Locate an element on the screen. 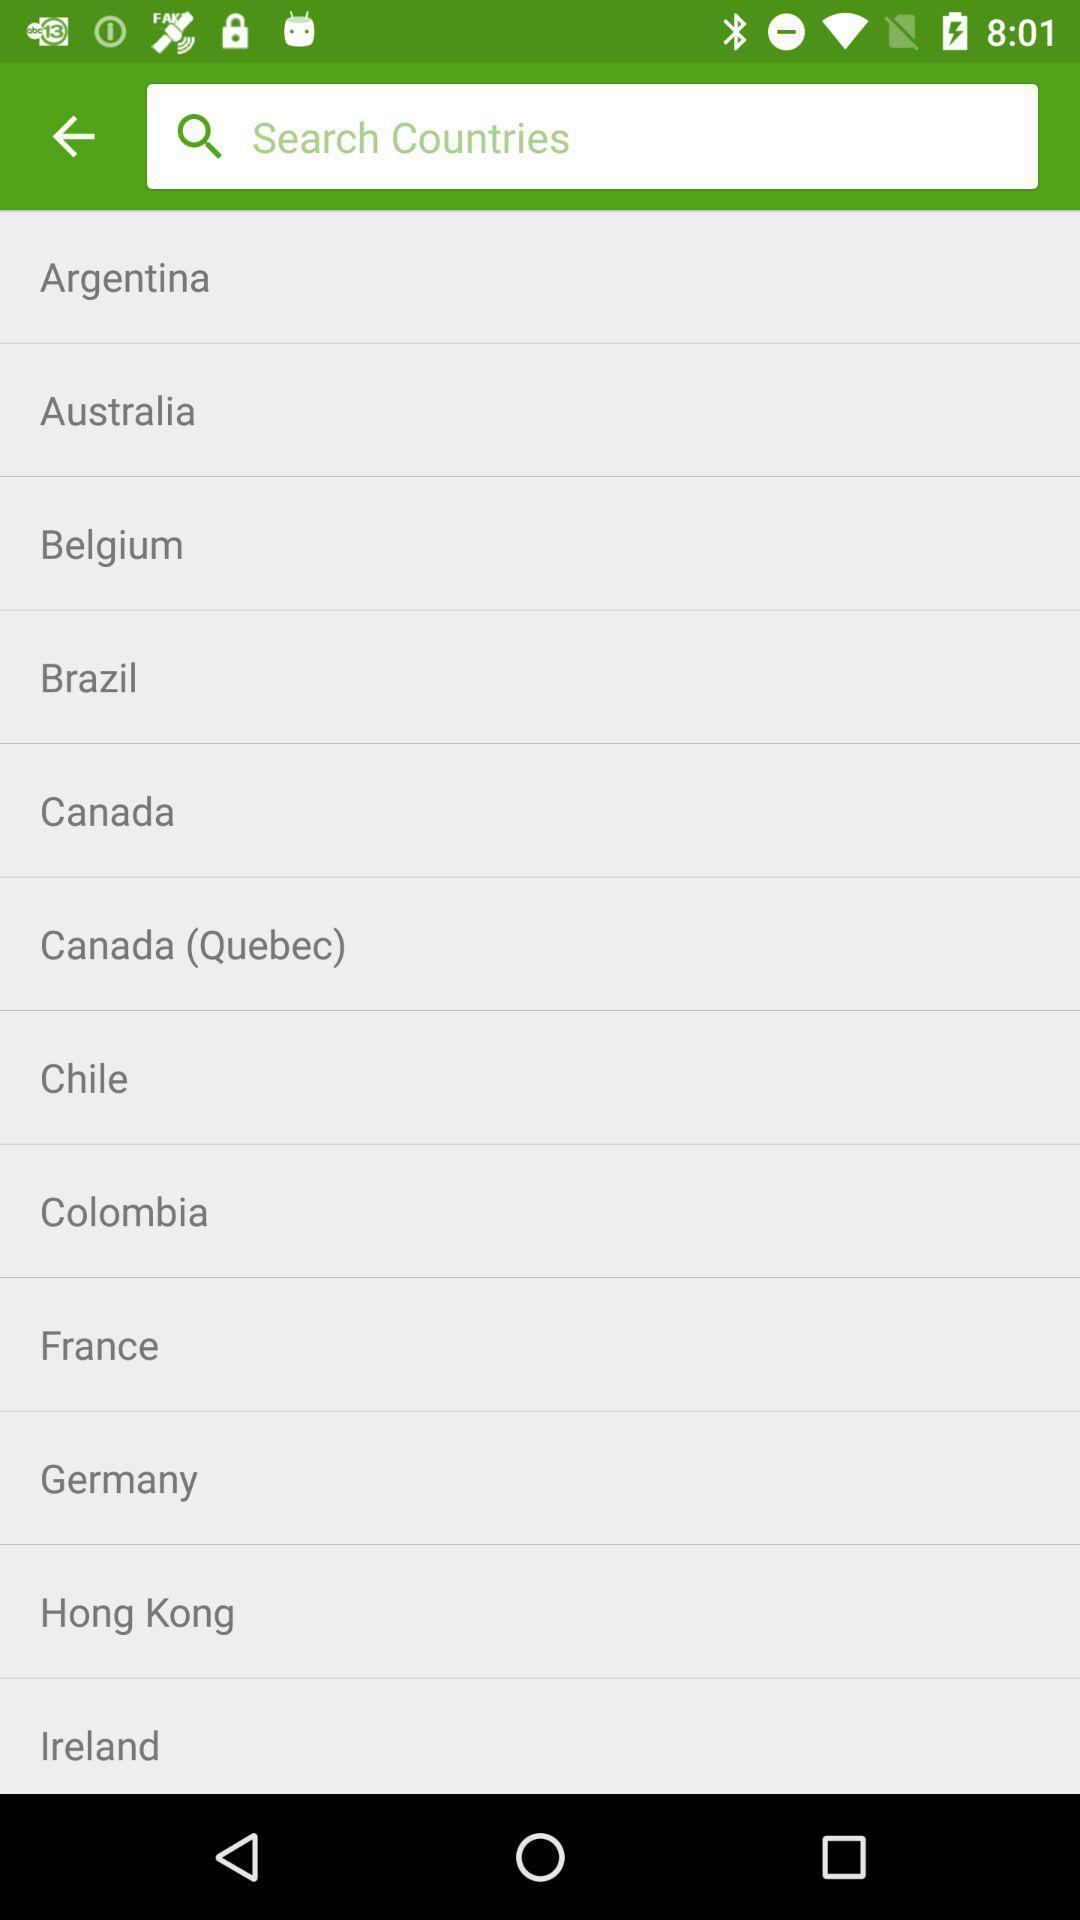  the item below argentina is located at coordinates (540, 408).